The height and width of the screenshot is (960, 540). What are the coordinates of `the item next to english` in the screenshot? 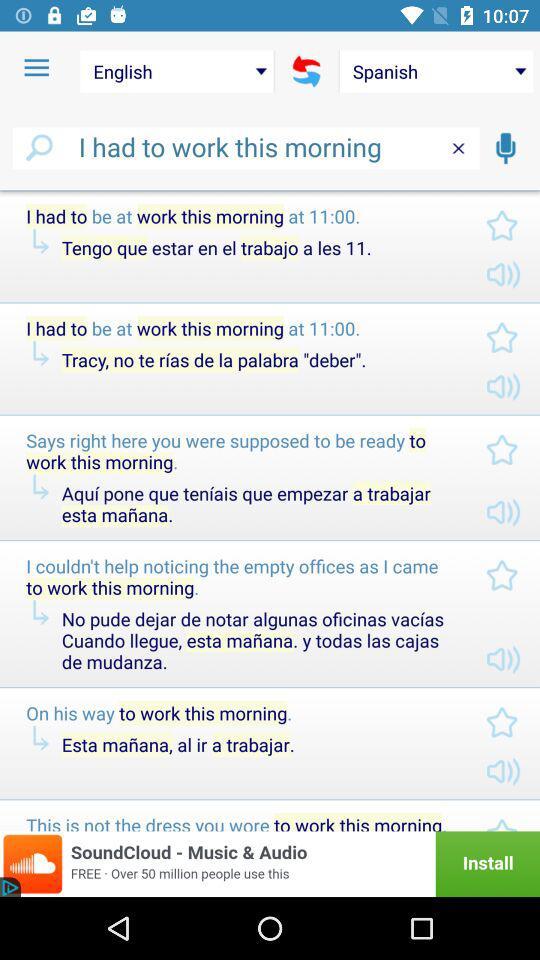 It's located at (36, 68).